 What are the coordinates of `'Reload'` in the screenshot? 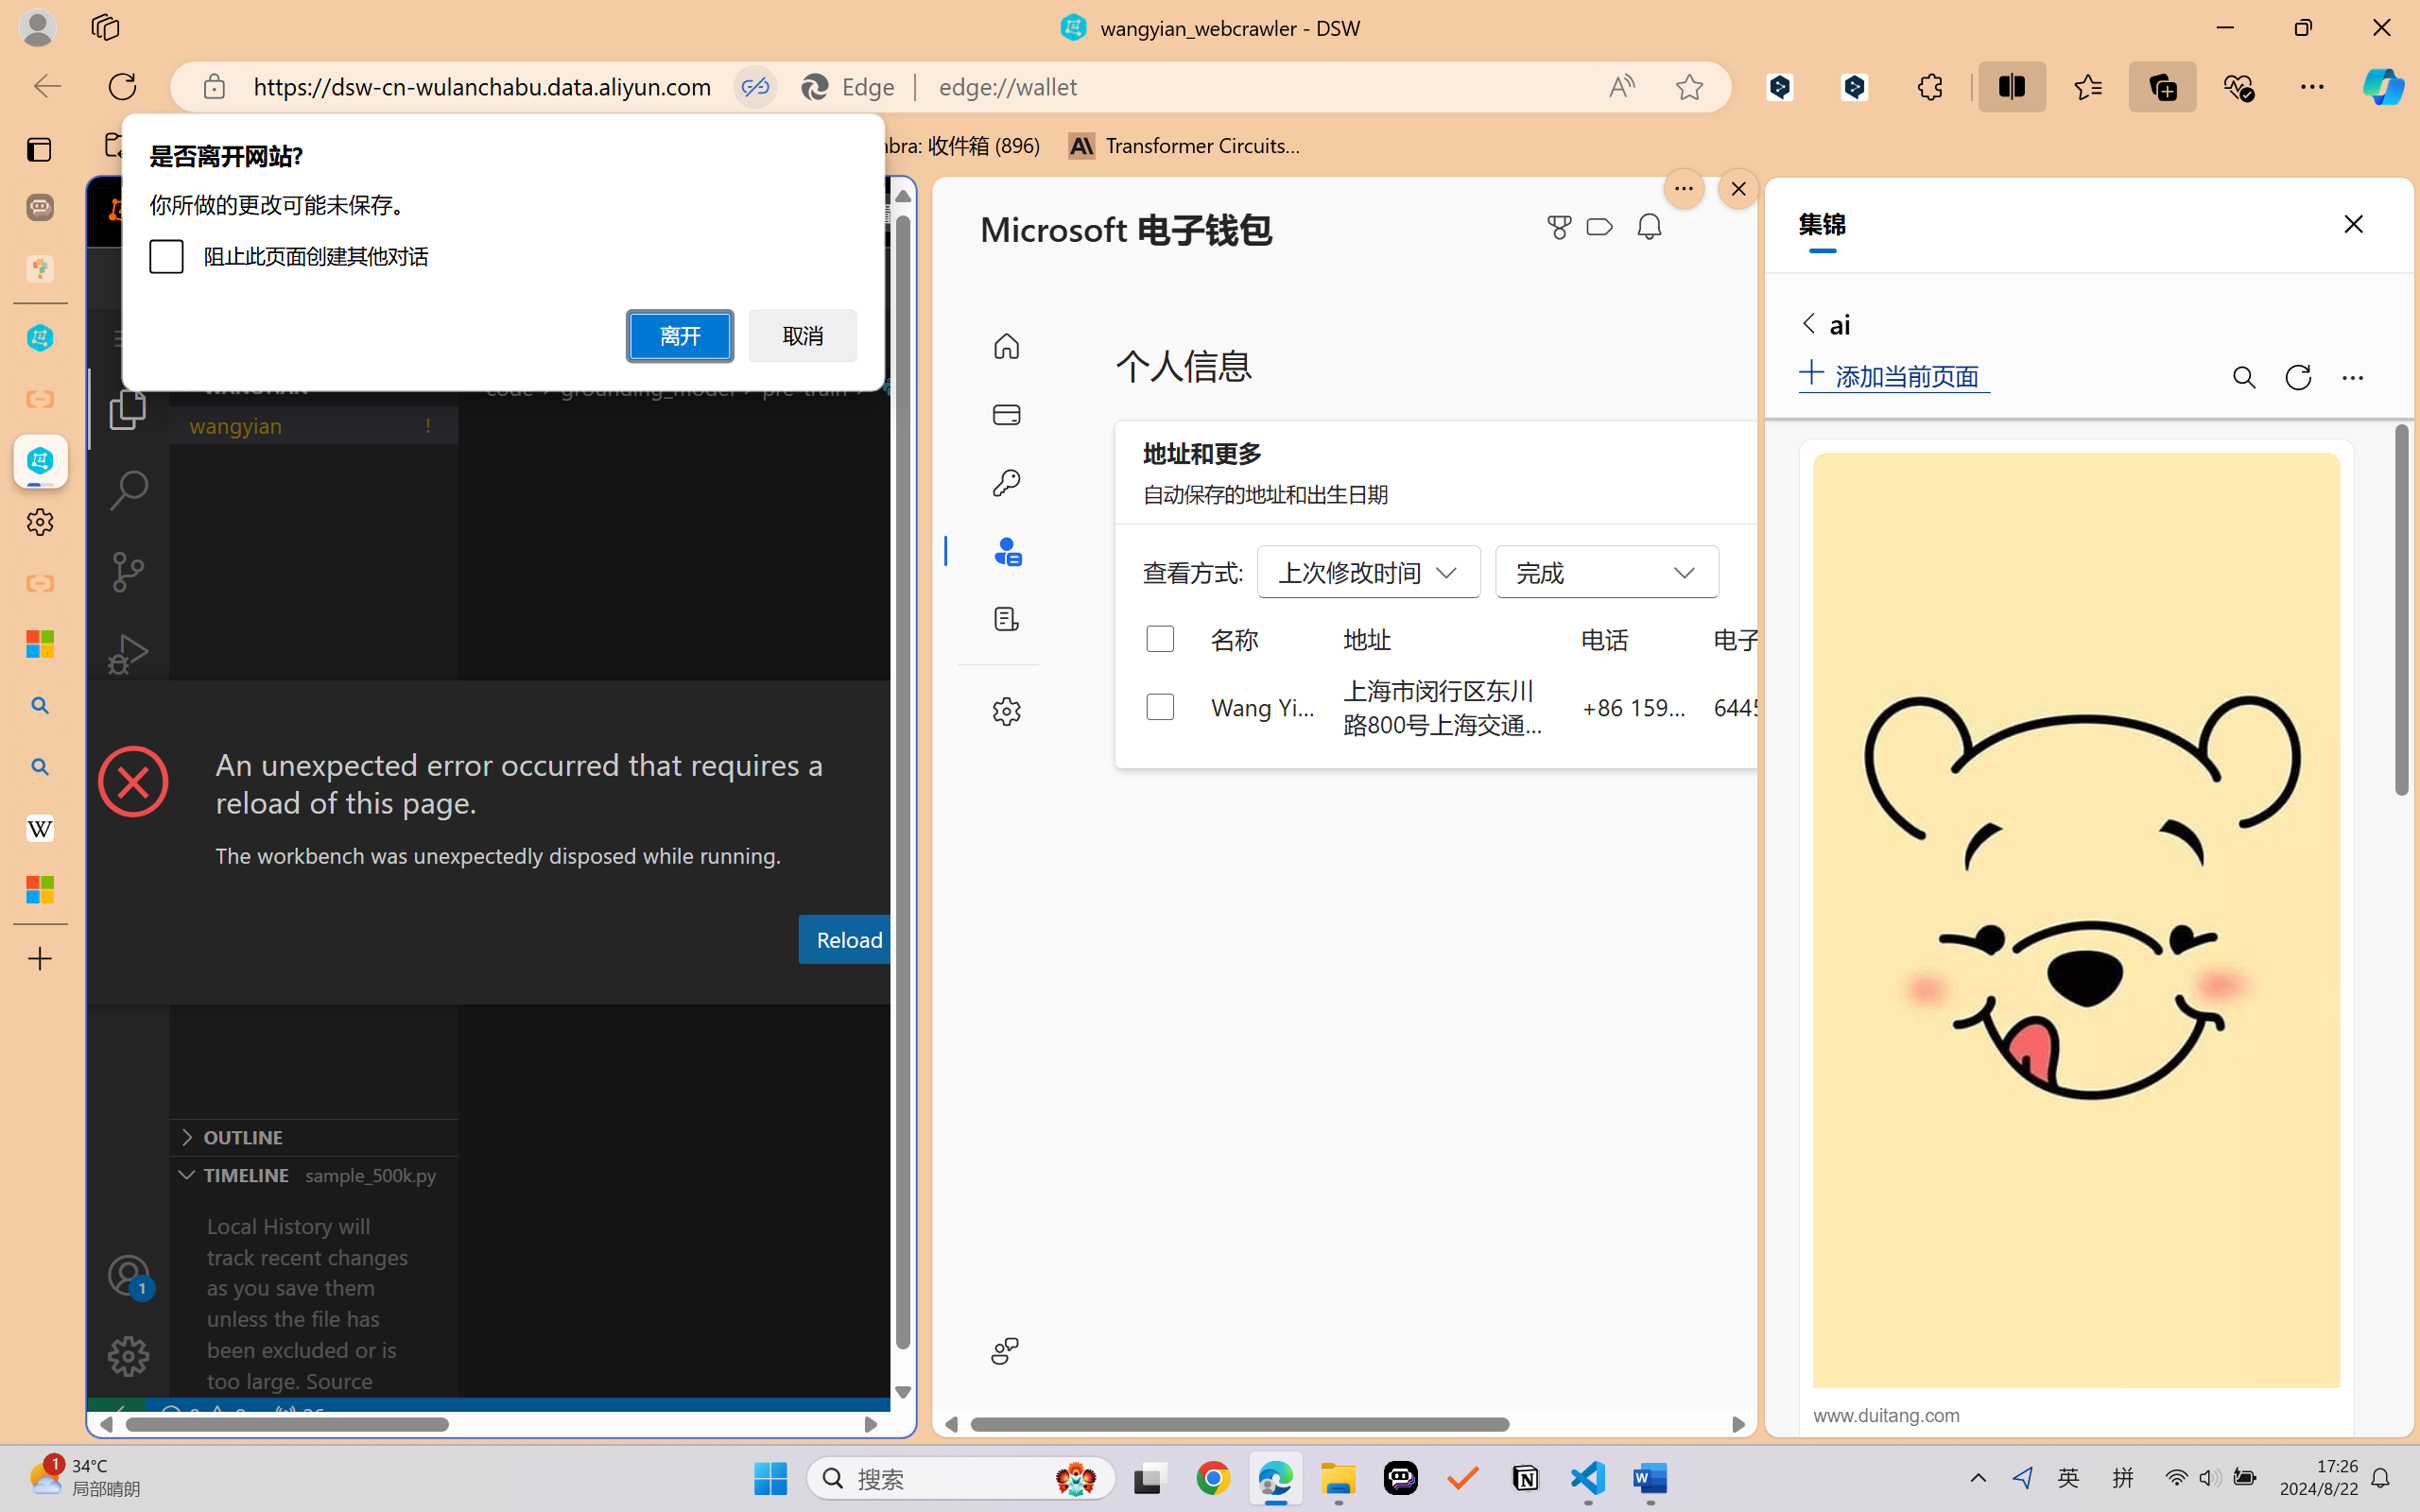 It's located at (847, 937).